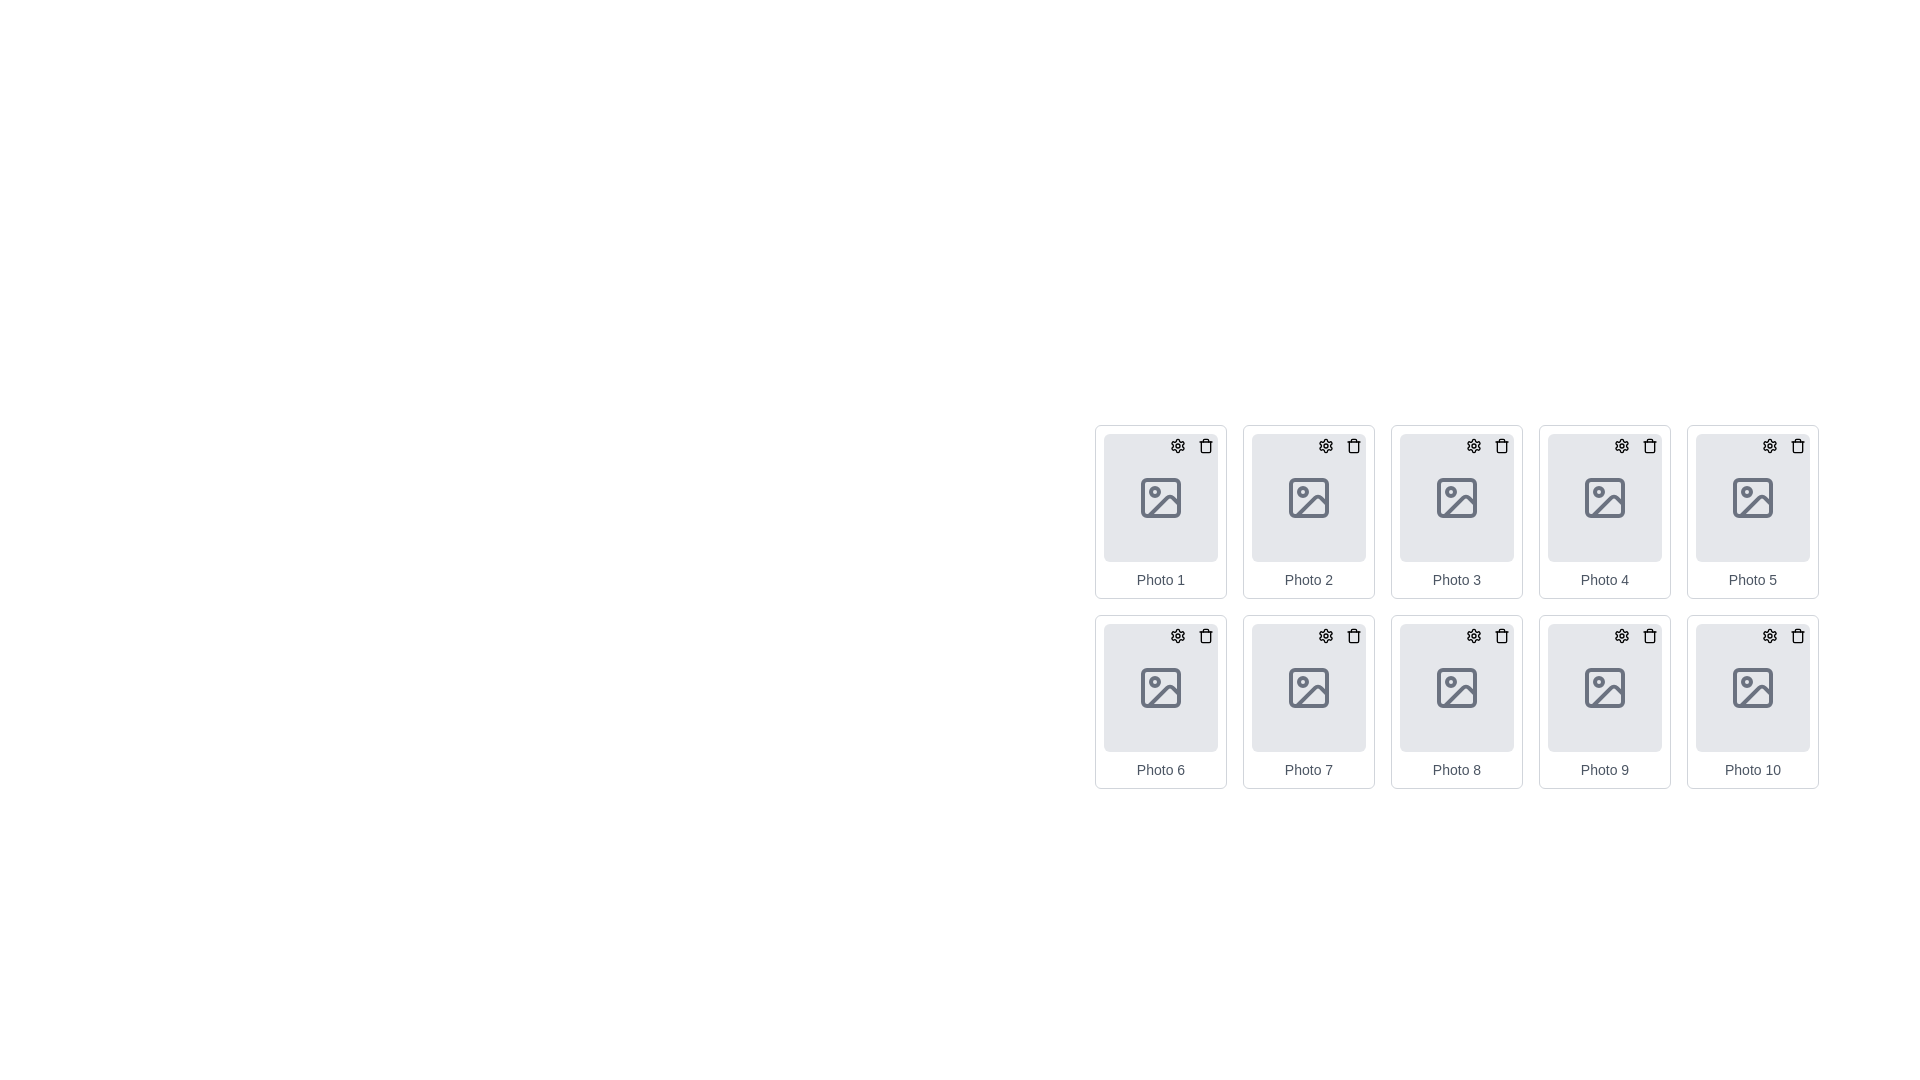  I want to click on the downward sloping line within the SVG graphic that represents the third icon labeled 'Photo 3' in the top row of the grid, so click(1459, 504).